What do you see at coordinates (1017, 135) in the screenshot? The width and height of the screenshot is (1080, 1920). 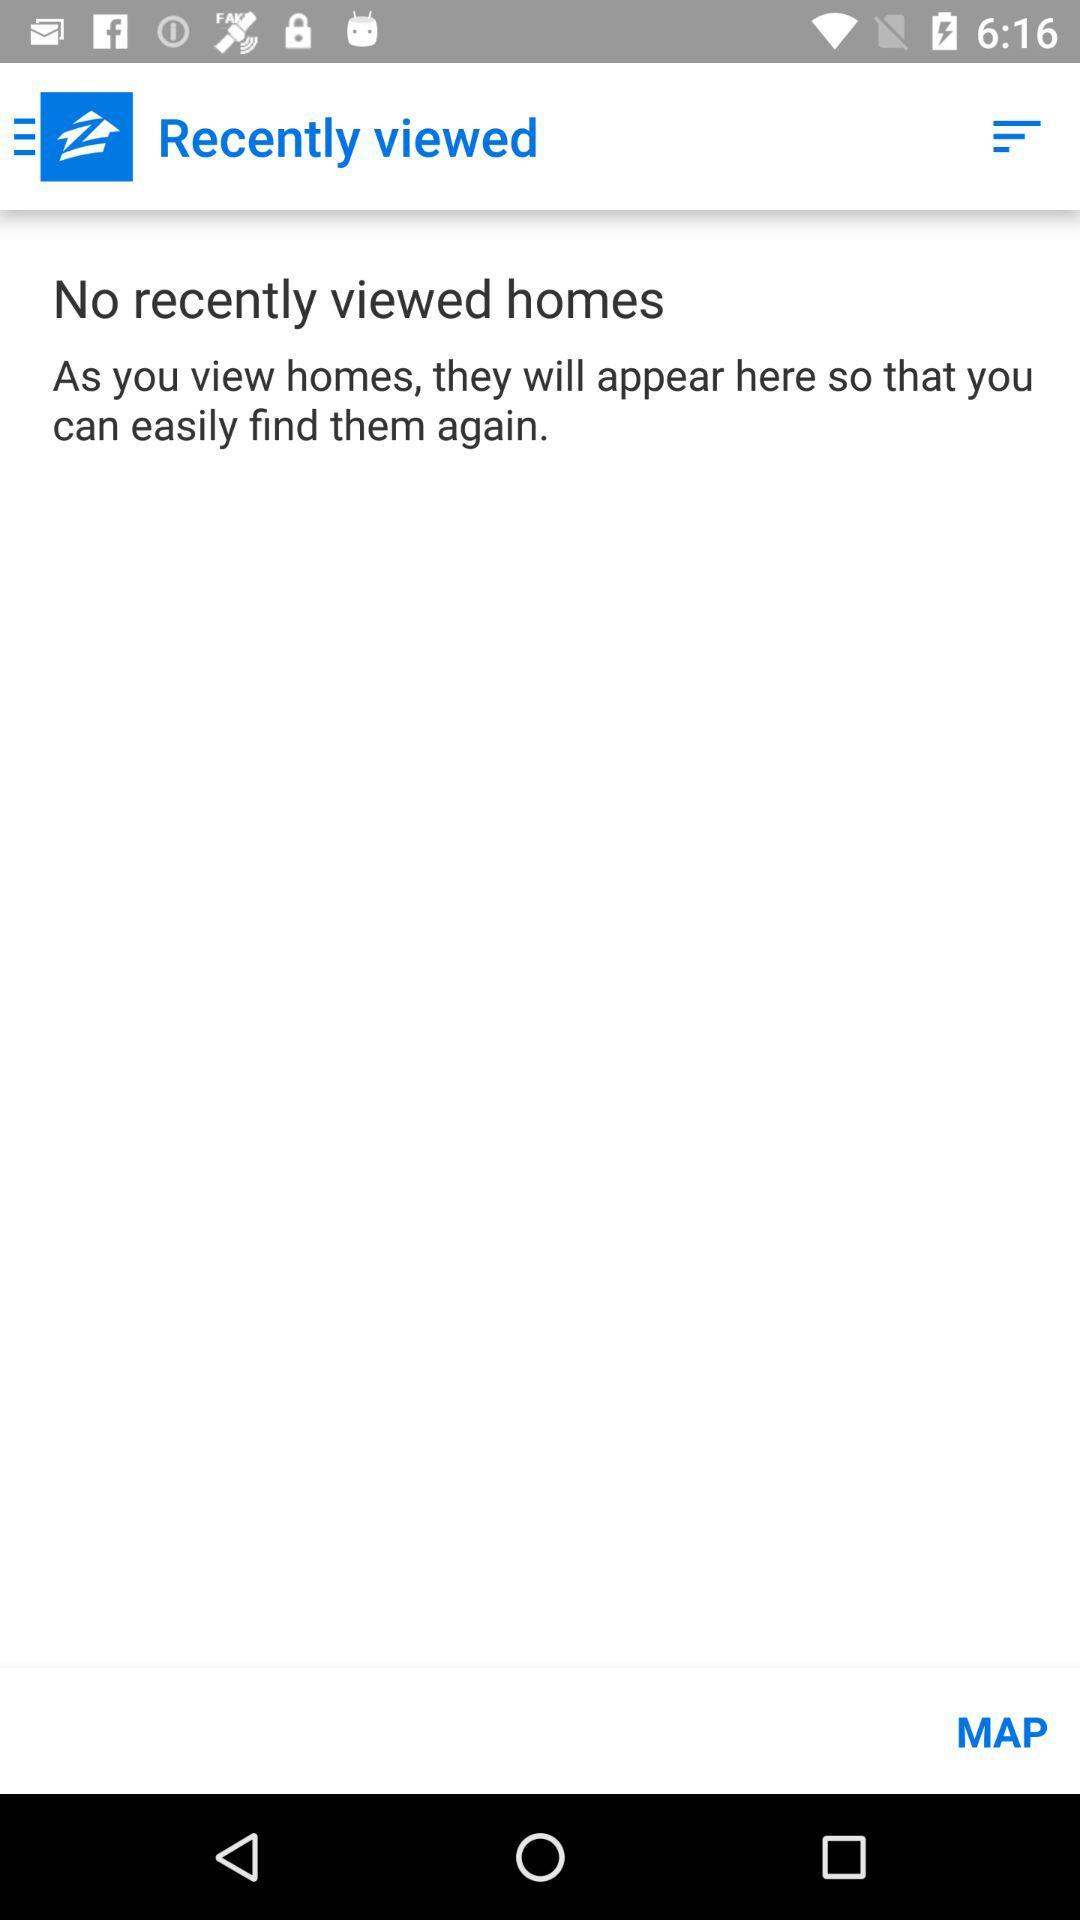 I see `item next to no recently viewed icon` at bounding box center [1017, 135].